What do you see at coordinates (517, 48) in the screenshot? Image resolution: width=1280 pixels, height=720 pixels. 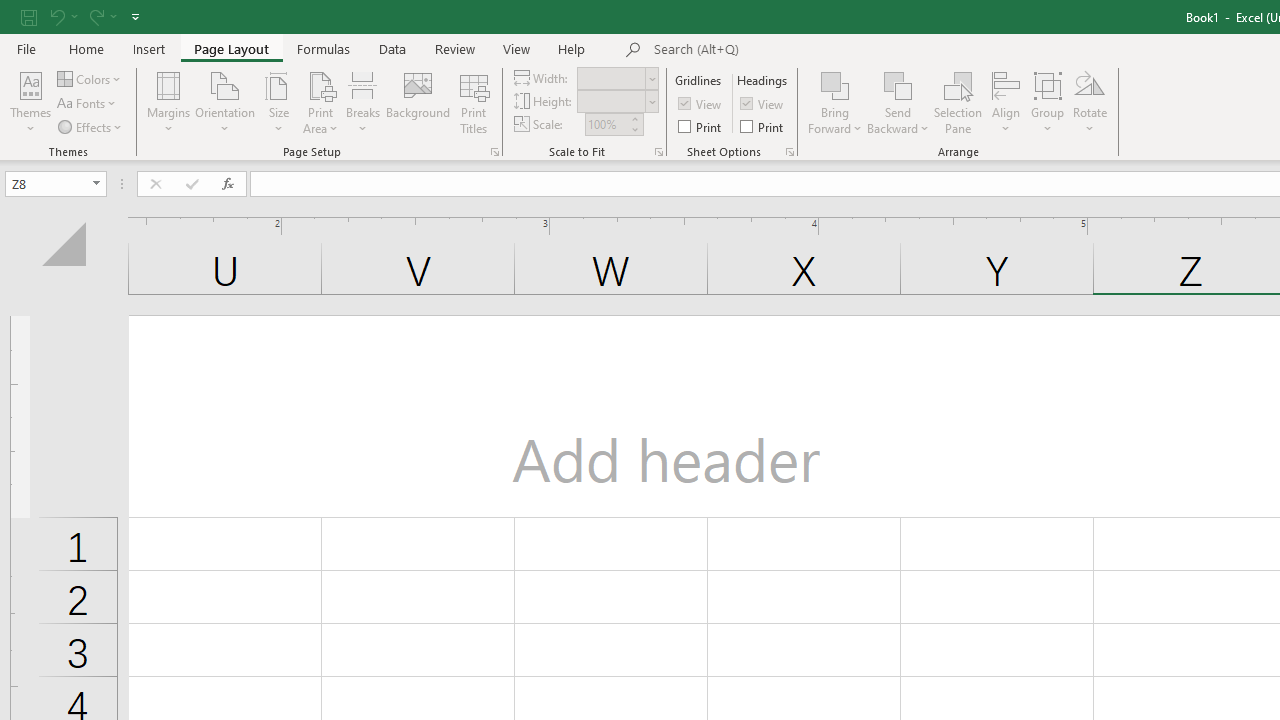 I see `'View'` at bounding box center [517, 48].